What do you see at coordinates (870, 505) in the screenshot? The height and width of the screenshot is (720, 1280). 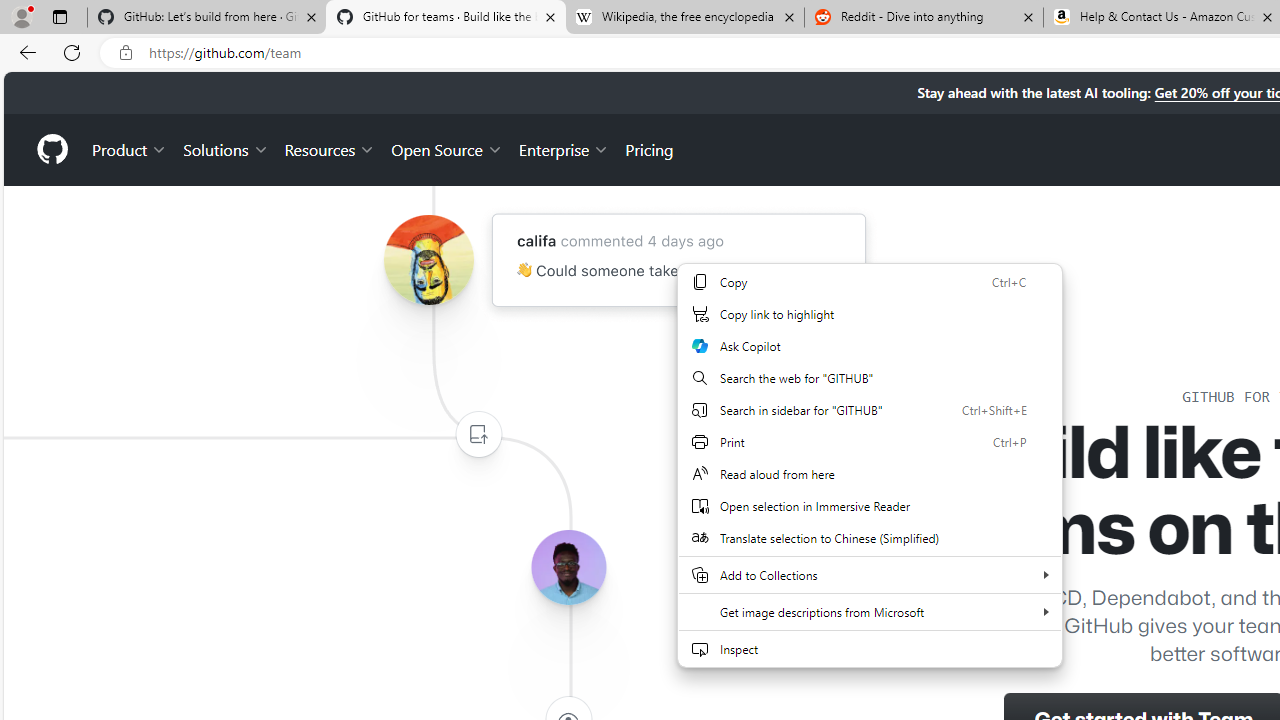 I see `'Open selection in Immersive Reader'` at bounding box center [870, 505].